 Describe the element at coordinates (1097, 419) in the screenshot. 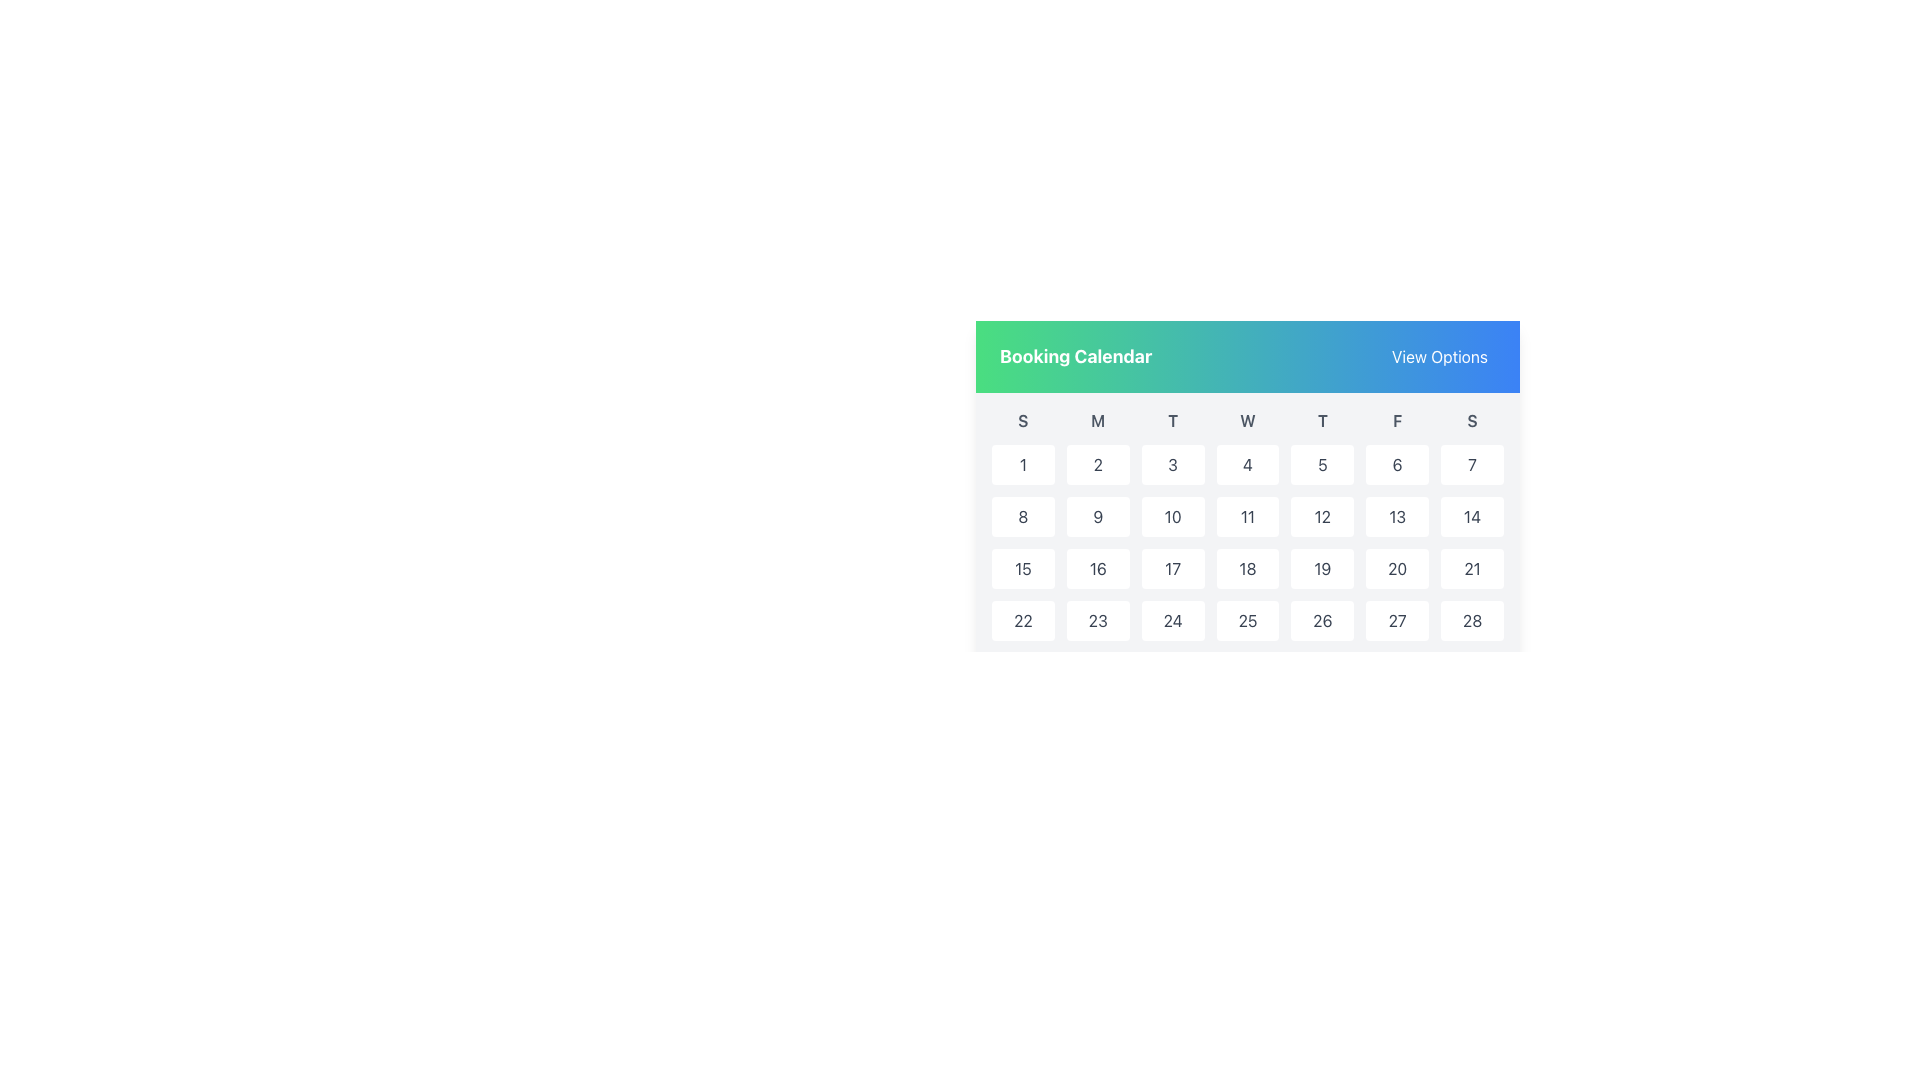

I see `the static text label representing Monday in the calendar header row, which is positioned between 'S' and 'T'` at that location.